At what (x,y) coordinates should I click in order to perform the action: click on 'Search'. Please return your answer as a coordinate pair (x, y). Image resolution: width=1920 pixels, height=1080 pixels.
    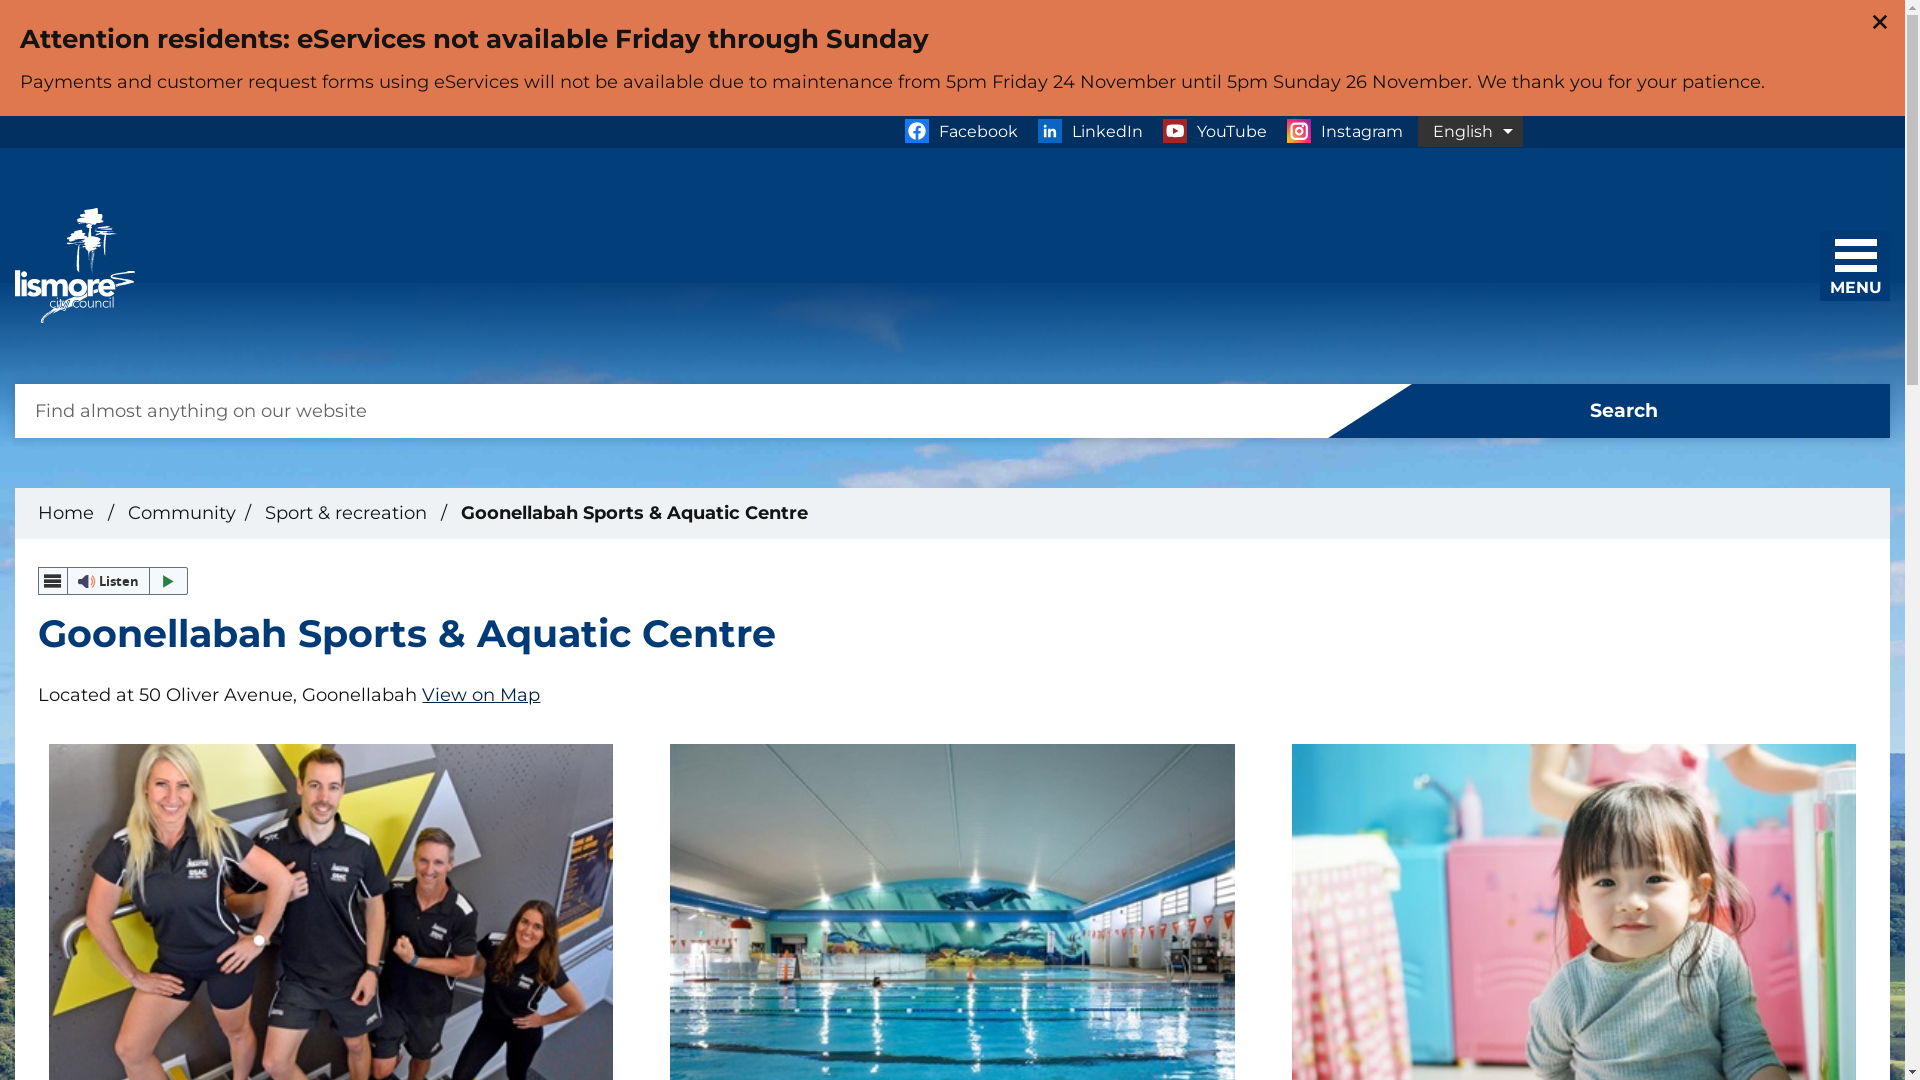
    Looking at the image, I should click on (1609, 410).